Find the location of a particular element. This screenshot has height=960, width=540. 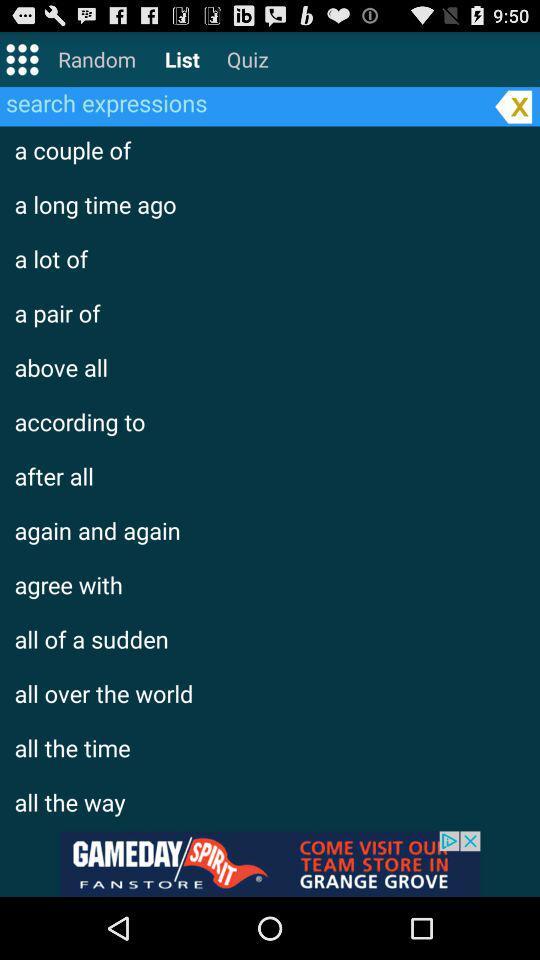

delete is located at coordinates (513, 106).